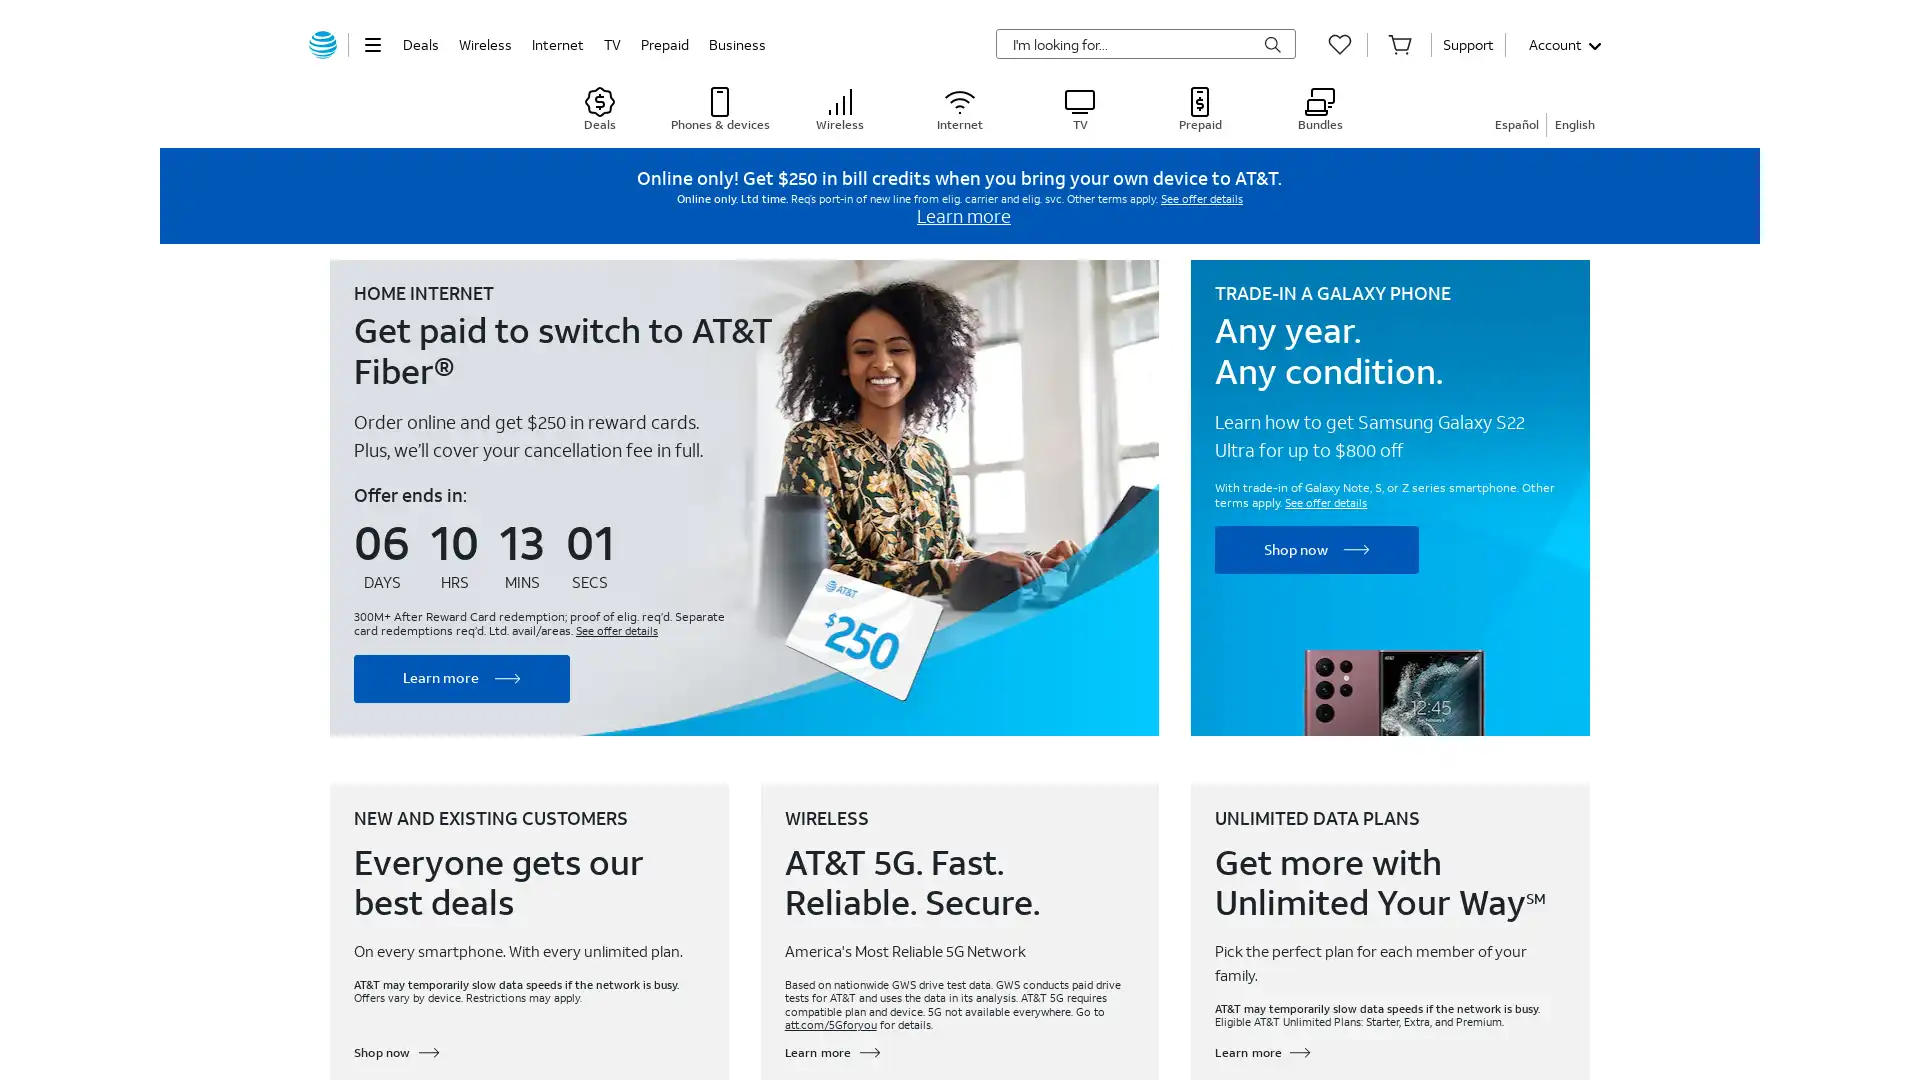 The width and height of the screenshot is (1920, 1080). Describe the element at coordinates (1271, 45) in the screenshot. I see `Search` at that location.